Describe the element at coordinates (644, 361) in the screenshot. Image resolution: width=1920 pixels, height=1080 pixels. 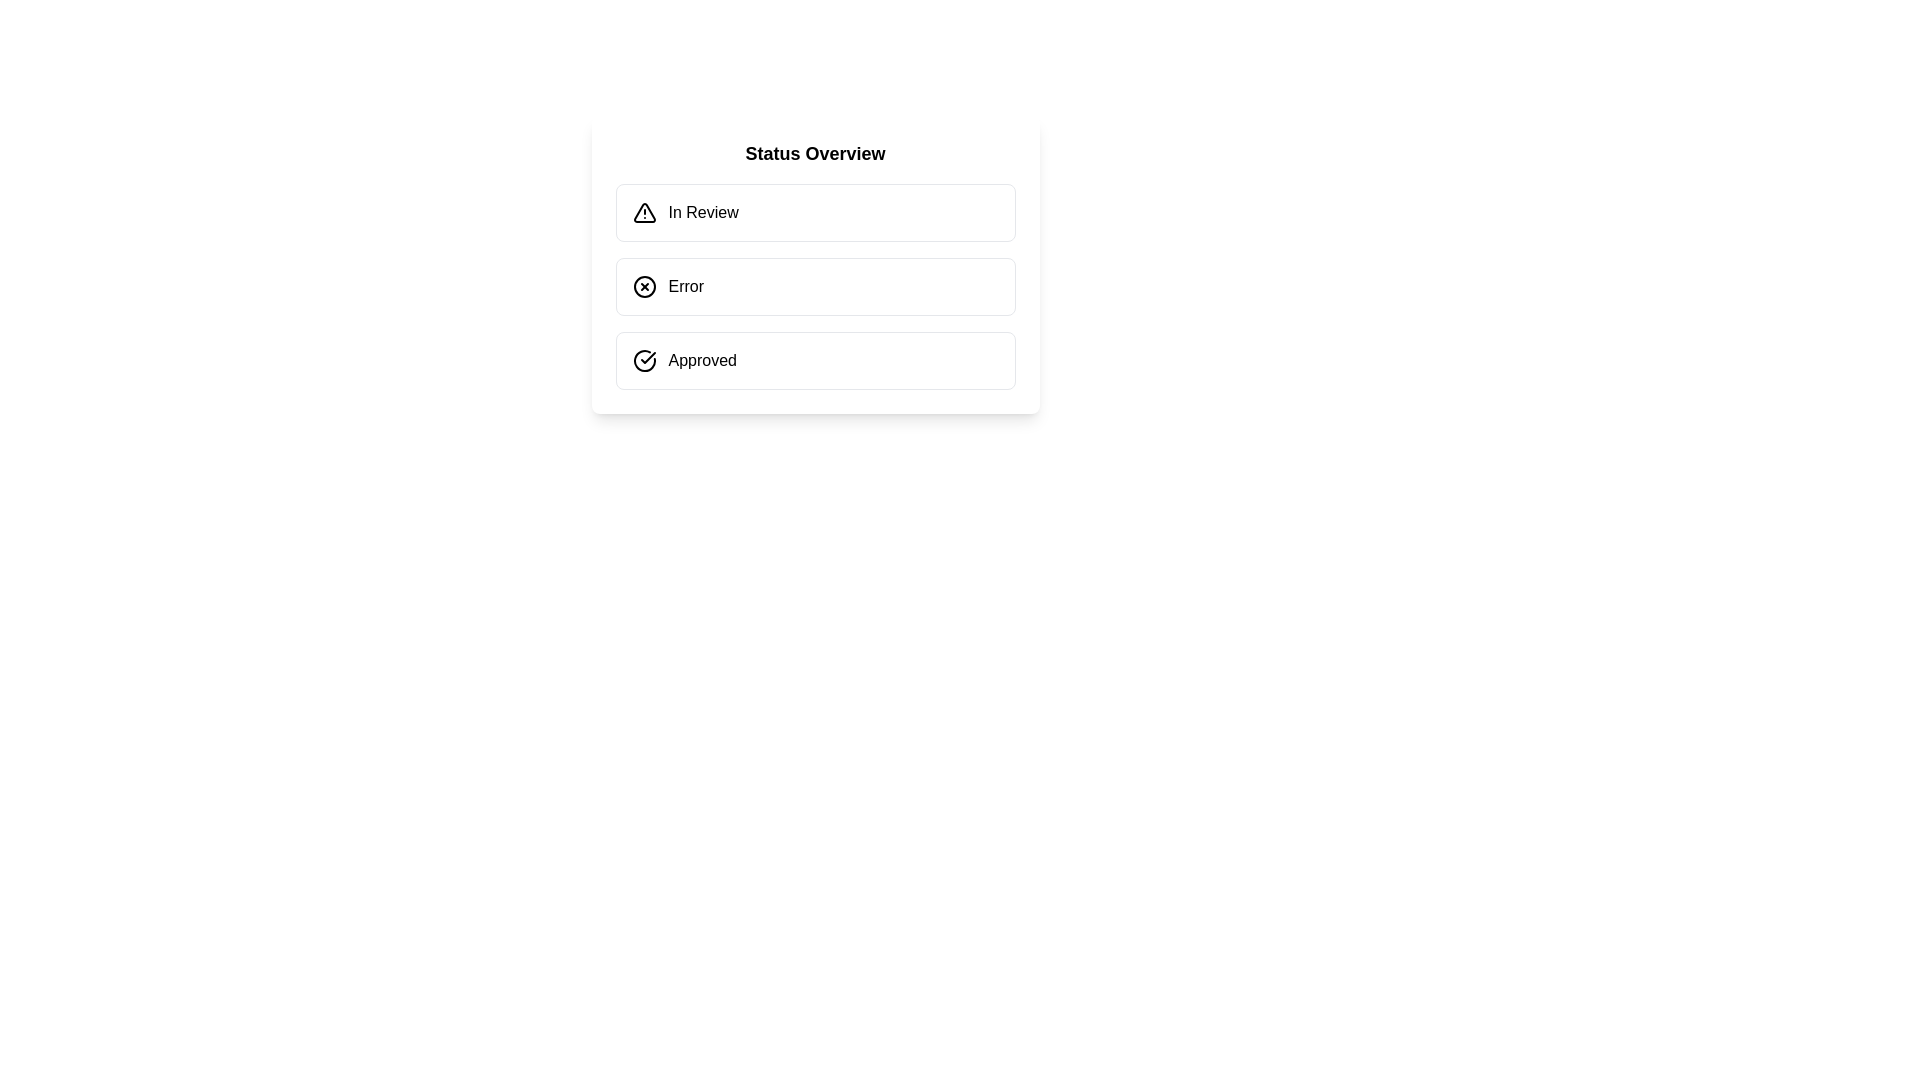
I see `the green checkmark icon inside a circle that symbolizes approval, located in the third row of the 'Status Overview' list, to the left of the 'Approved' label` at that location.